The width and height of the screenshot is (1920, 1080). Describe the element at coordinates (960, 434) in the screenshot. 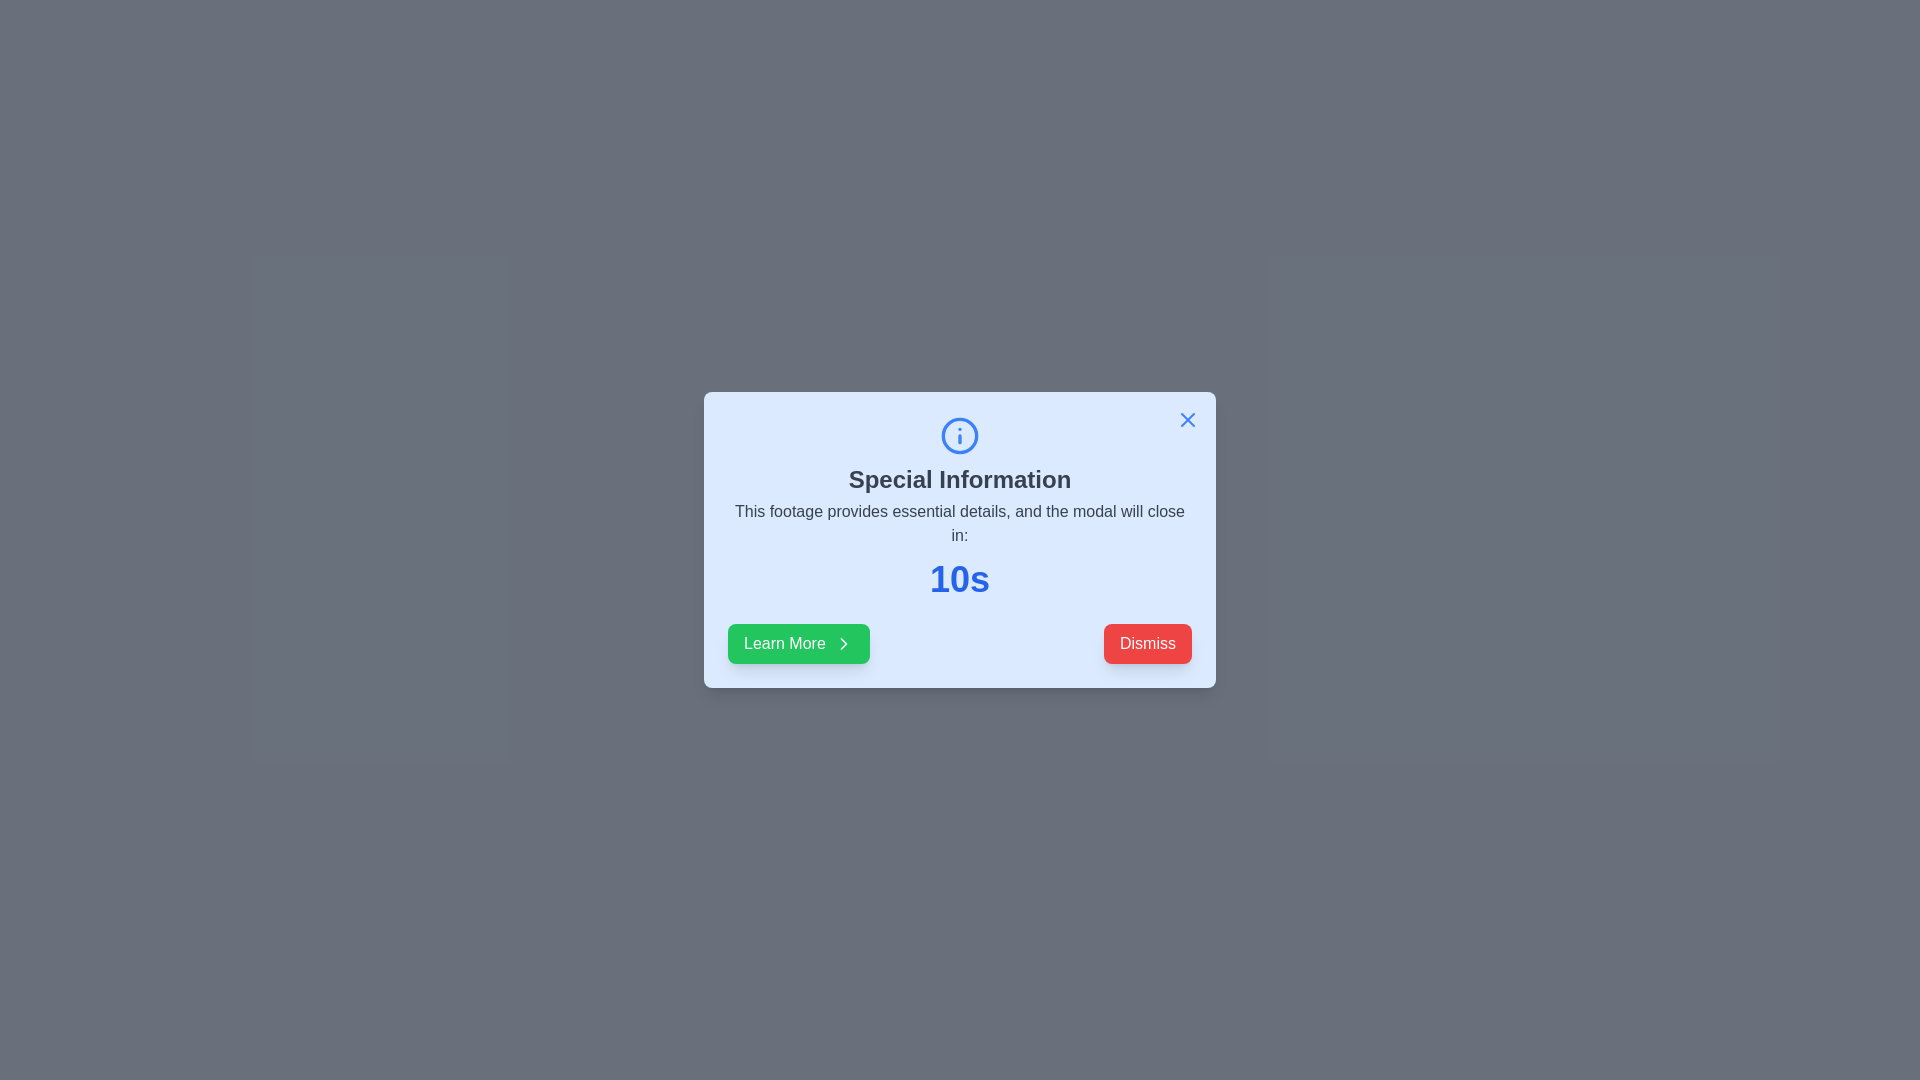

I see `the circular outline of the information icon, which is styled with a blue stroke and located at the top of the modal dialog box` at that location.